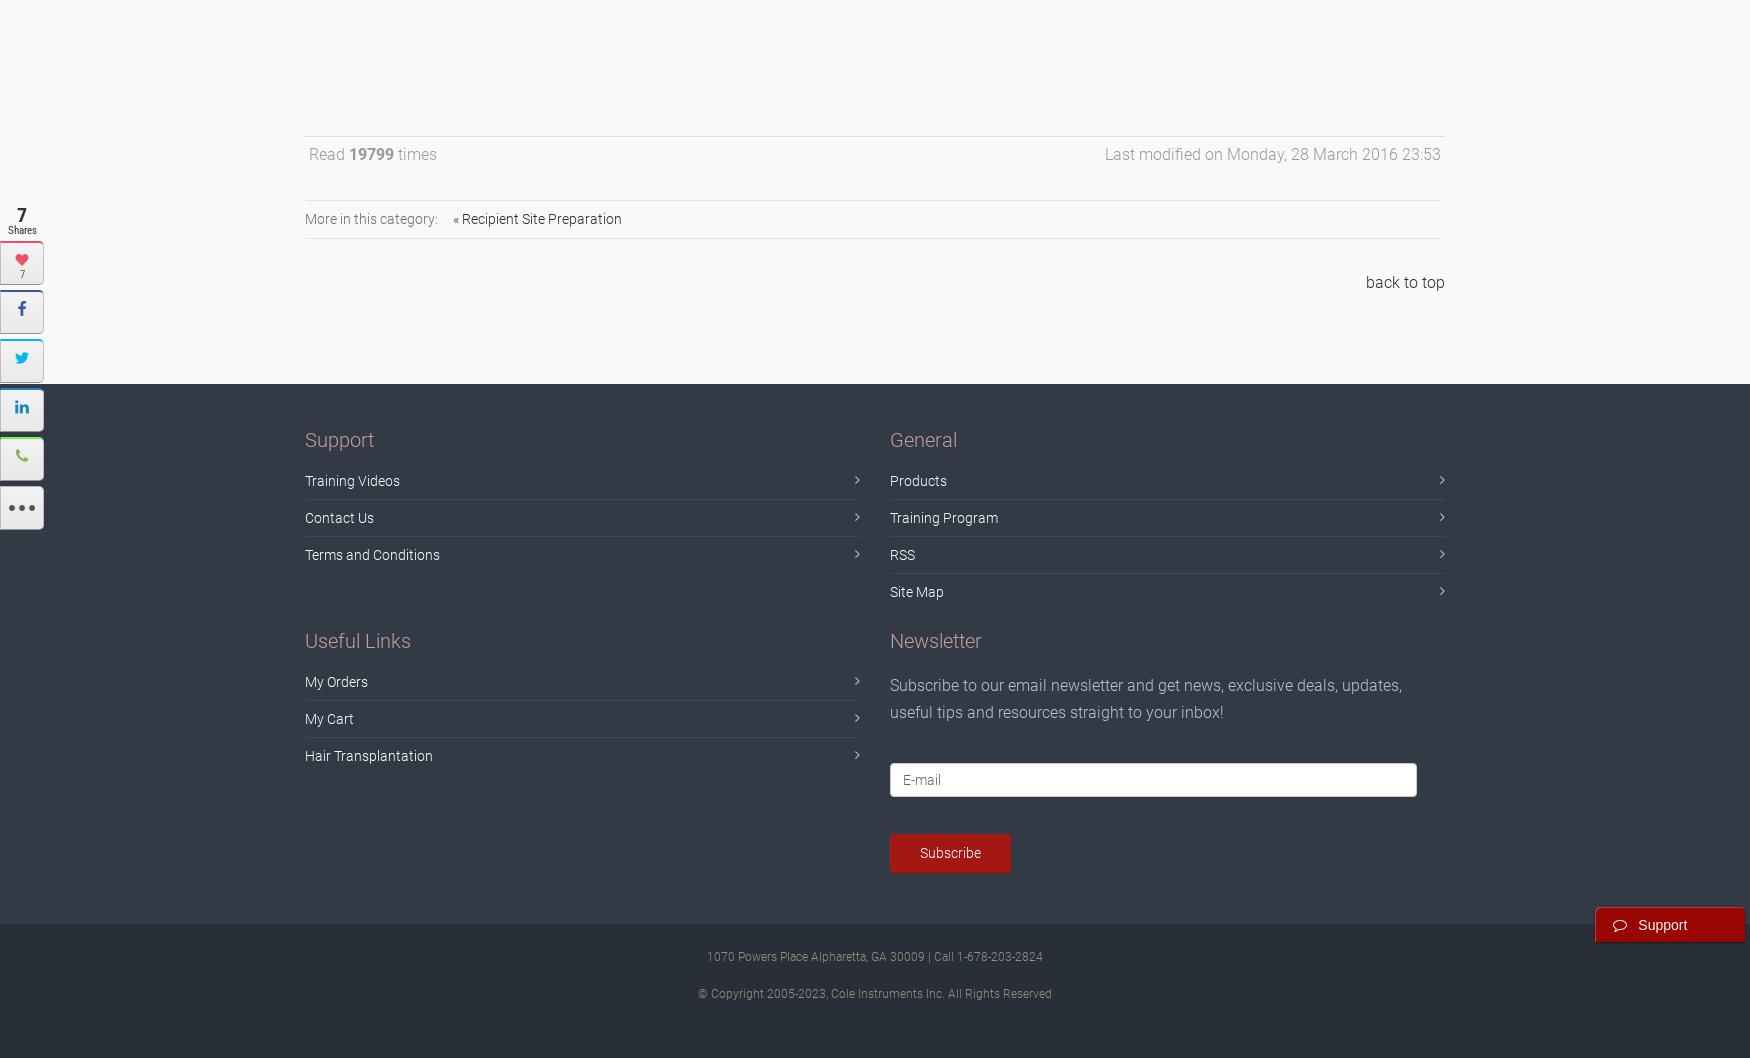 The image size is (1750, 1058). What do you see at coordinates (536, 217) in the screenshot?
I see `'« Recipient Site Preparation'` at bounding box center [536, 217].